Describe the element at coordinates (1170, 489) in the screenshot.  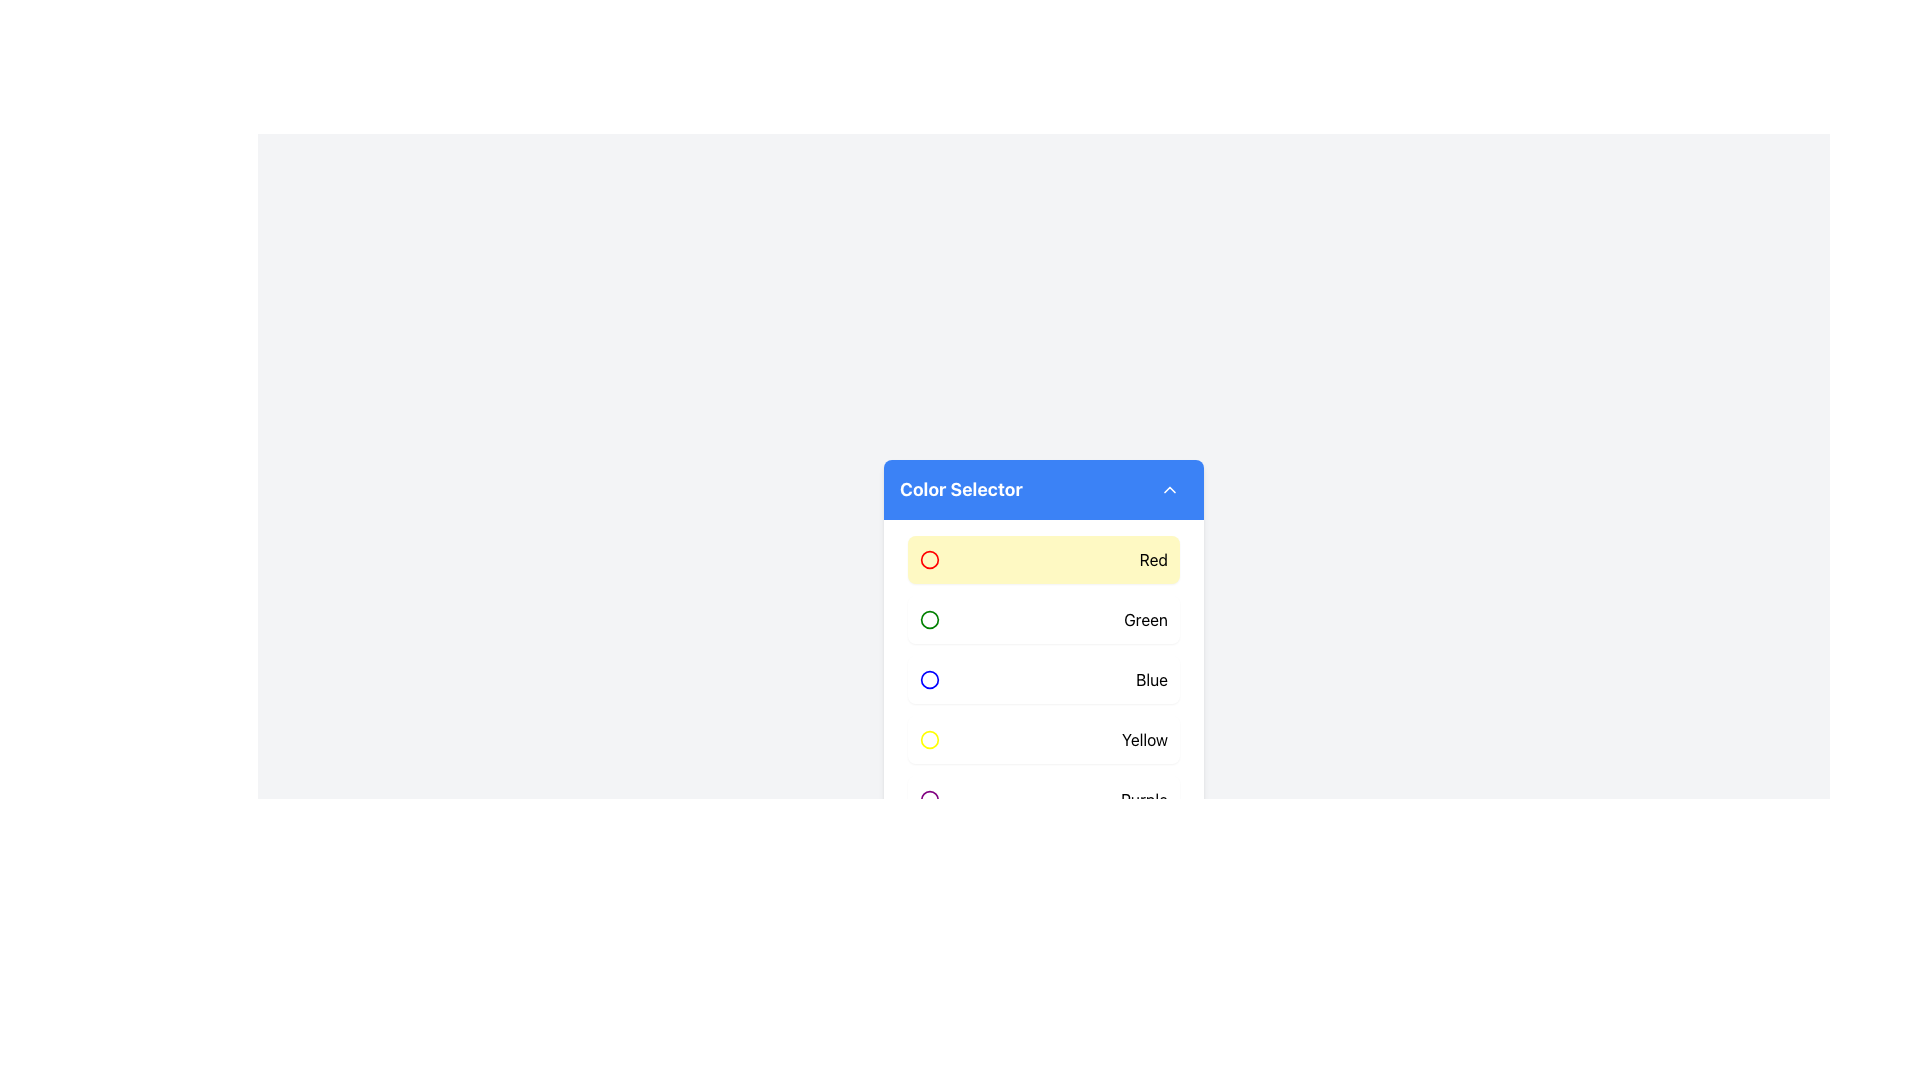
I see `the circular blue button with a white upward arrow icon located at the top-right corner of the 'Color Selector' section` at that location.